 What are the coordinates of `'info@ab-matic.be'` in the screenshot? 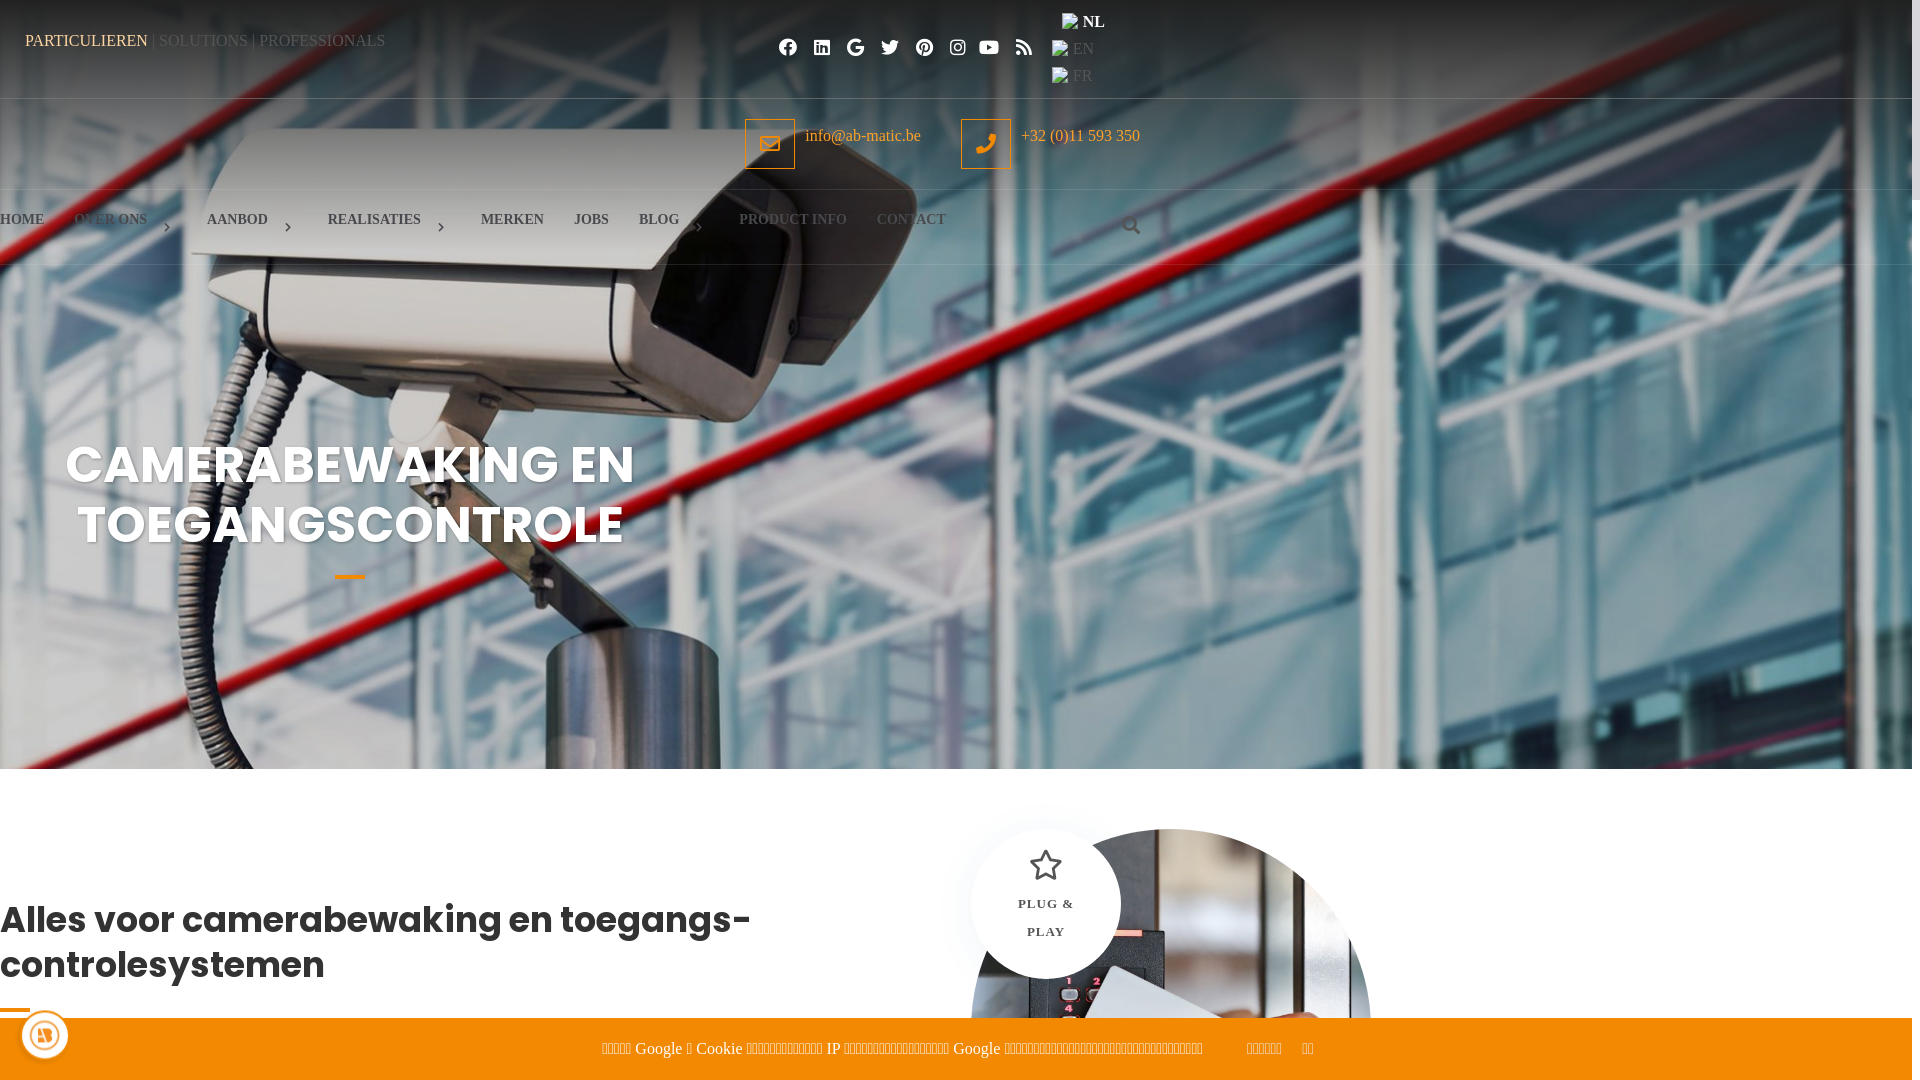 It's located at (833, 142).